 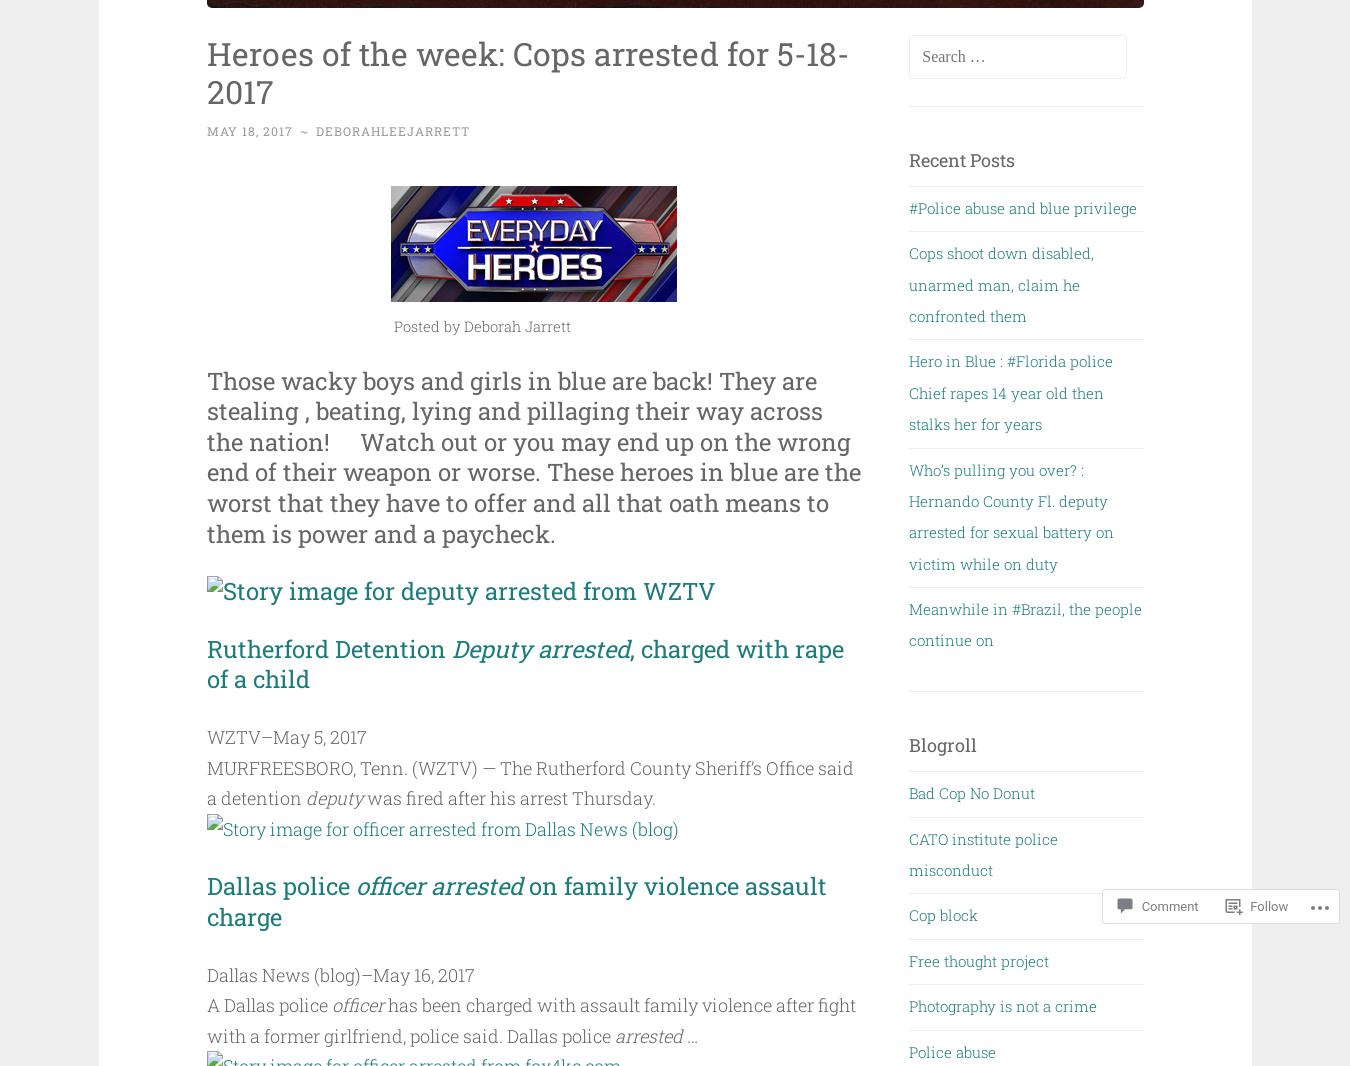 What do you see at coordinates (528, 781) in the screenshot?
I see `'MURFREESBORO, Tenn. (WZTV) — The Rutherford County Sheriff’s Office said a detention'` at bounding box center [528, 781].